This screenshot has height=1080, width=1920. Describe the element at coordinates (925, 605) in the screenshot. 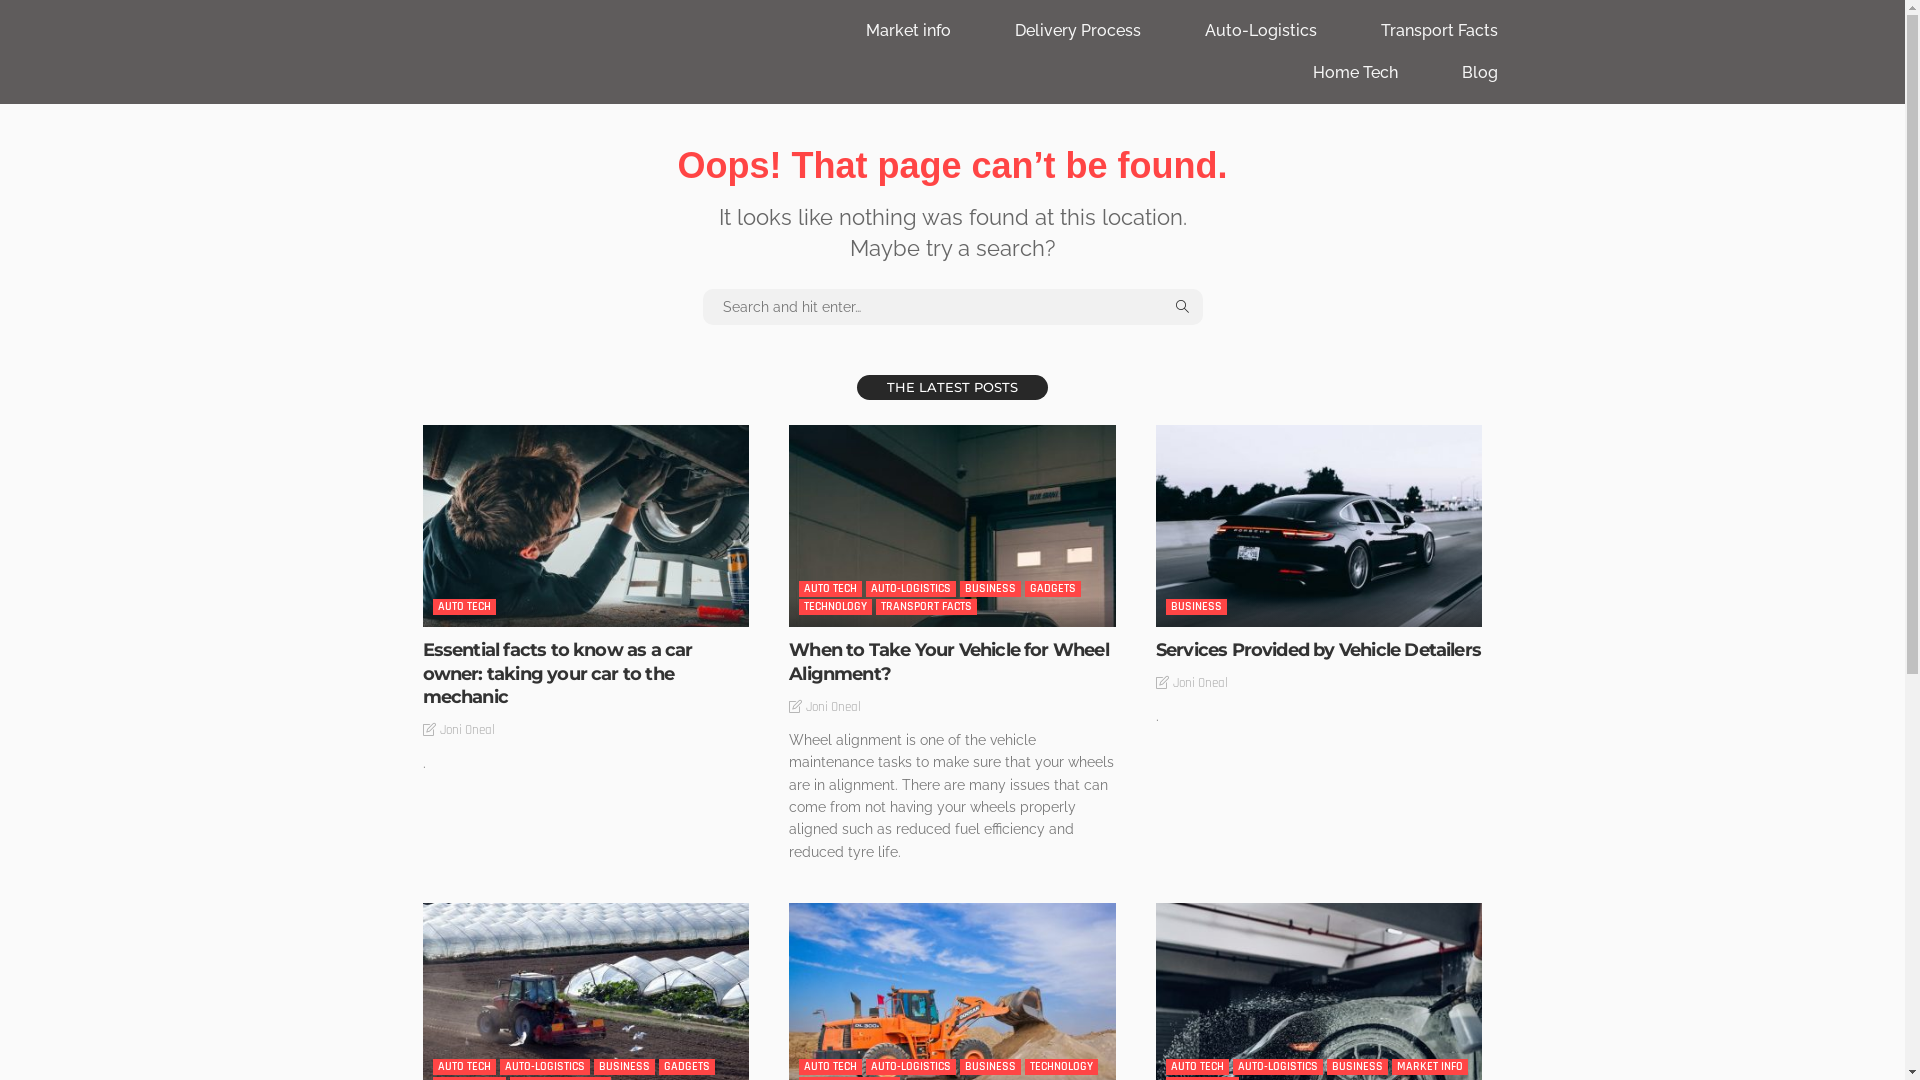

I see `'TRANSPORT FACTS'` at that location.